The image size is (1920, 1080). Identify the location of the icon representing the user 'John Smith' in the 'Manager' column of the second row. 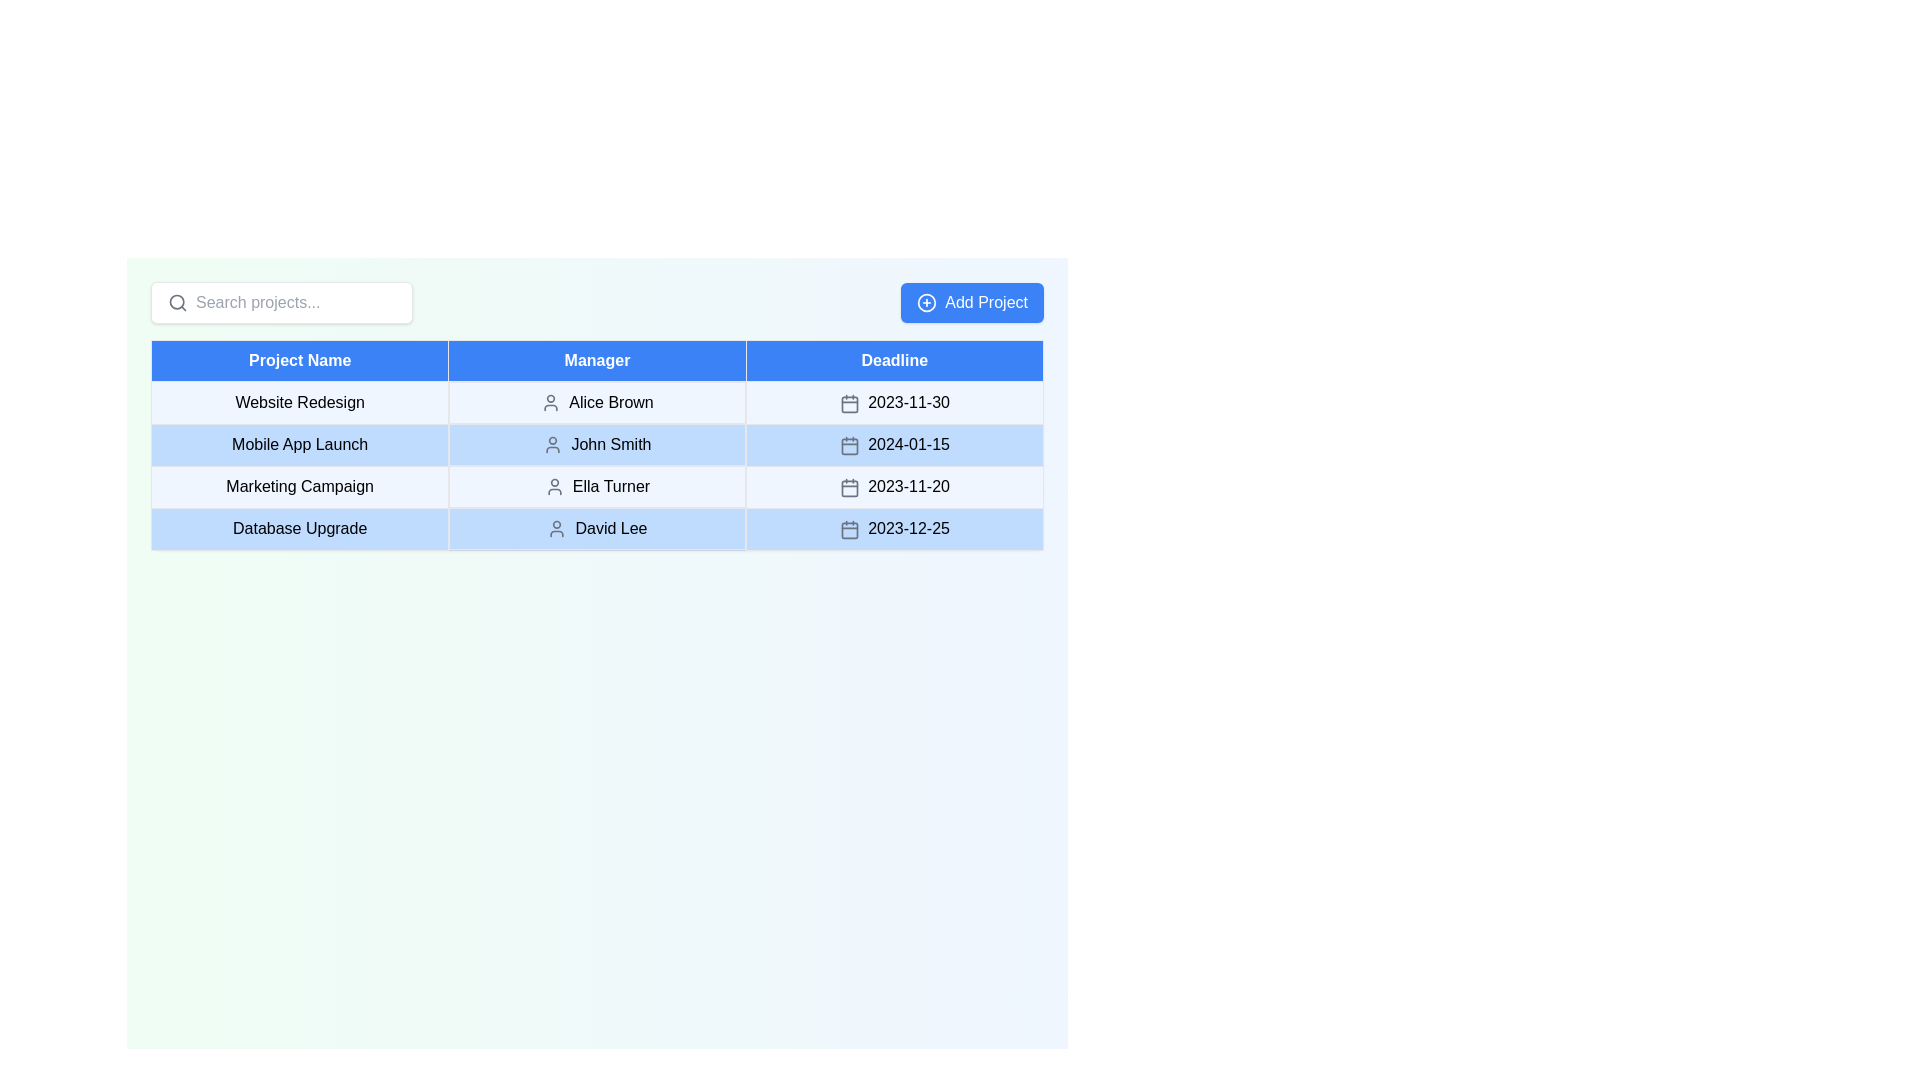
(553, 443).